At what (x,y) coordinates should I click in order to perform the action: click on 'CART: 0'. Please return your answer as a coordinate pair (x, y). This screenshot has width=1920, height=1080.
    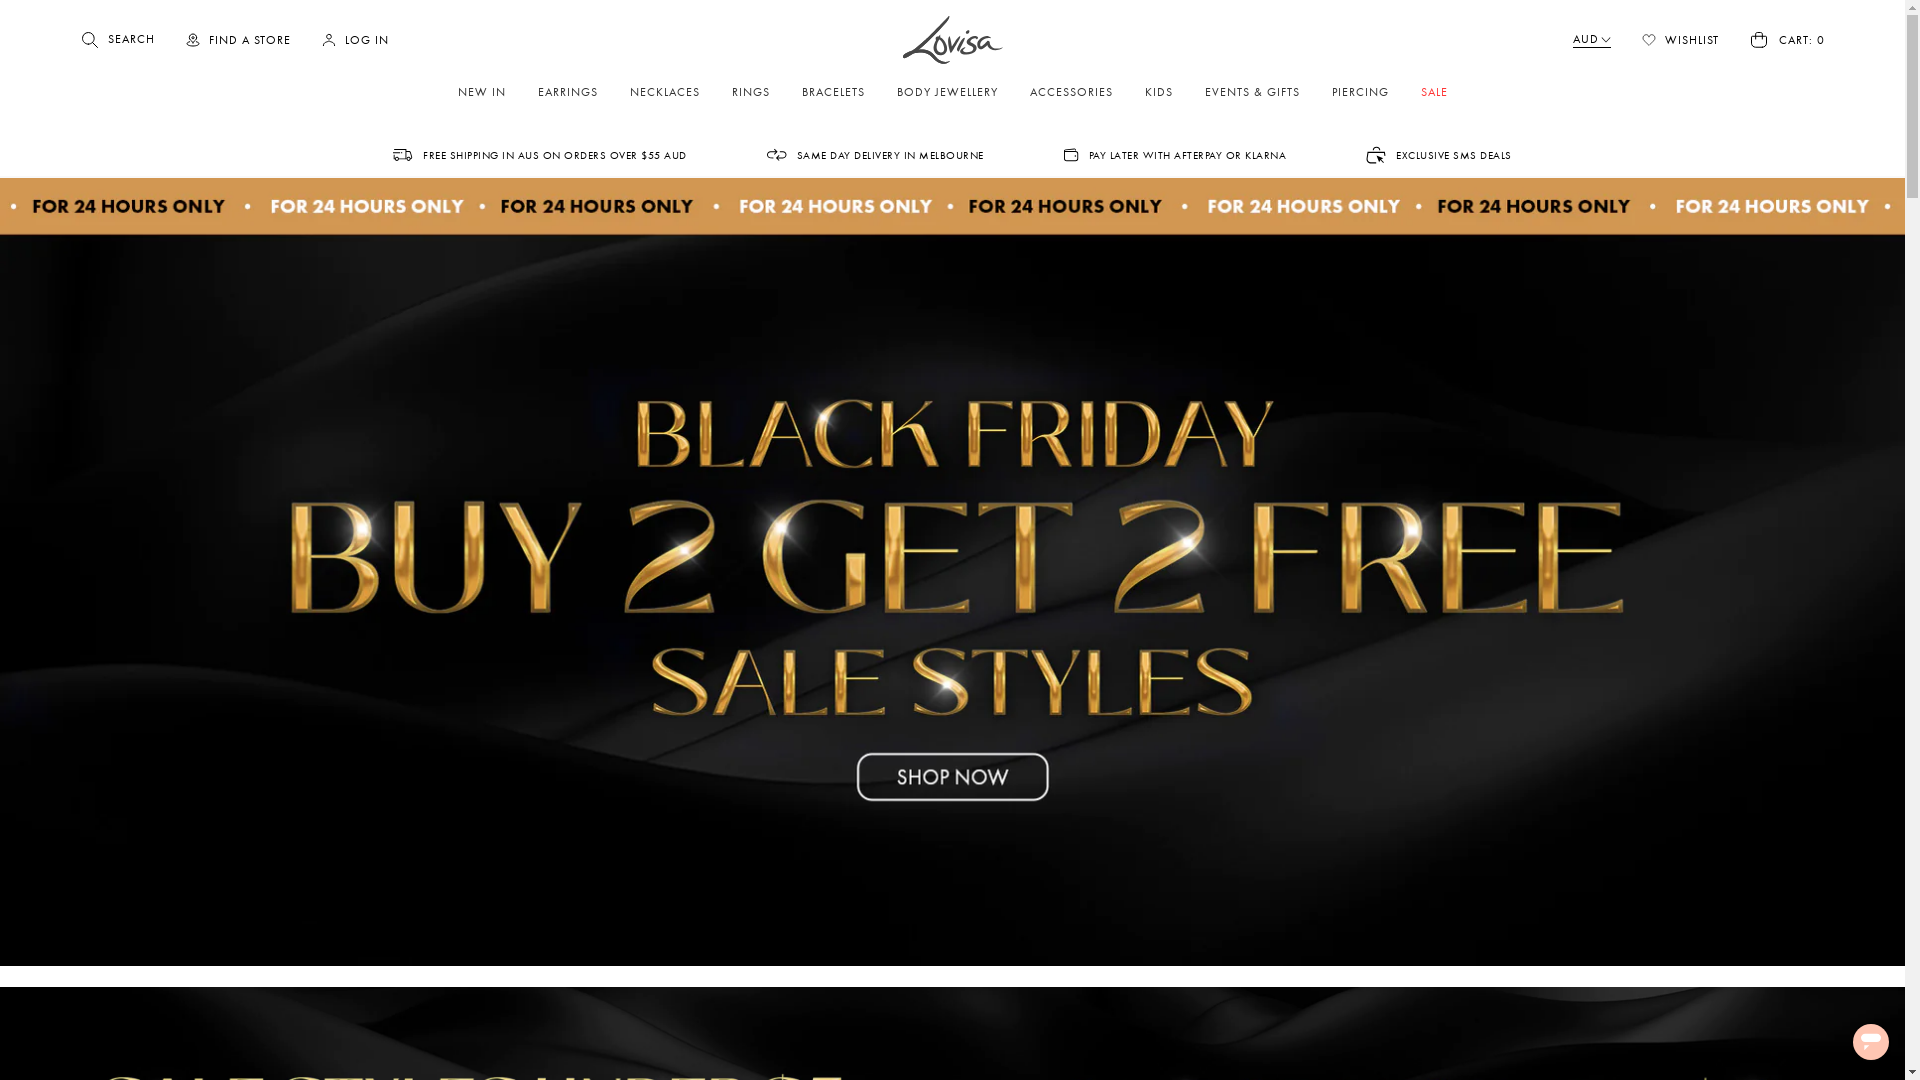
    Looking at the image, I should click on (1786, 39).